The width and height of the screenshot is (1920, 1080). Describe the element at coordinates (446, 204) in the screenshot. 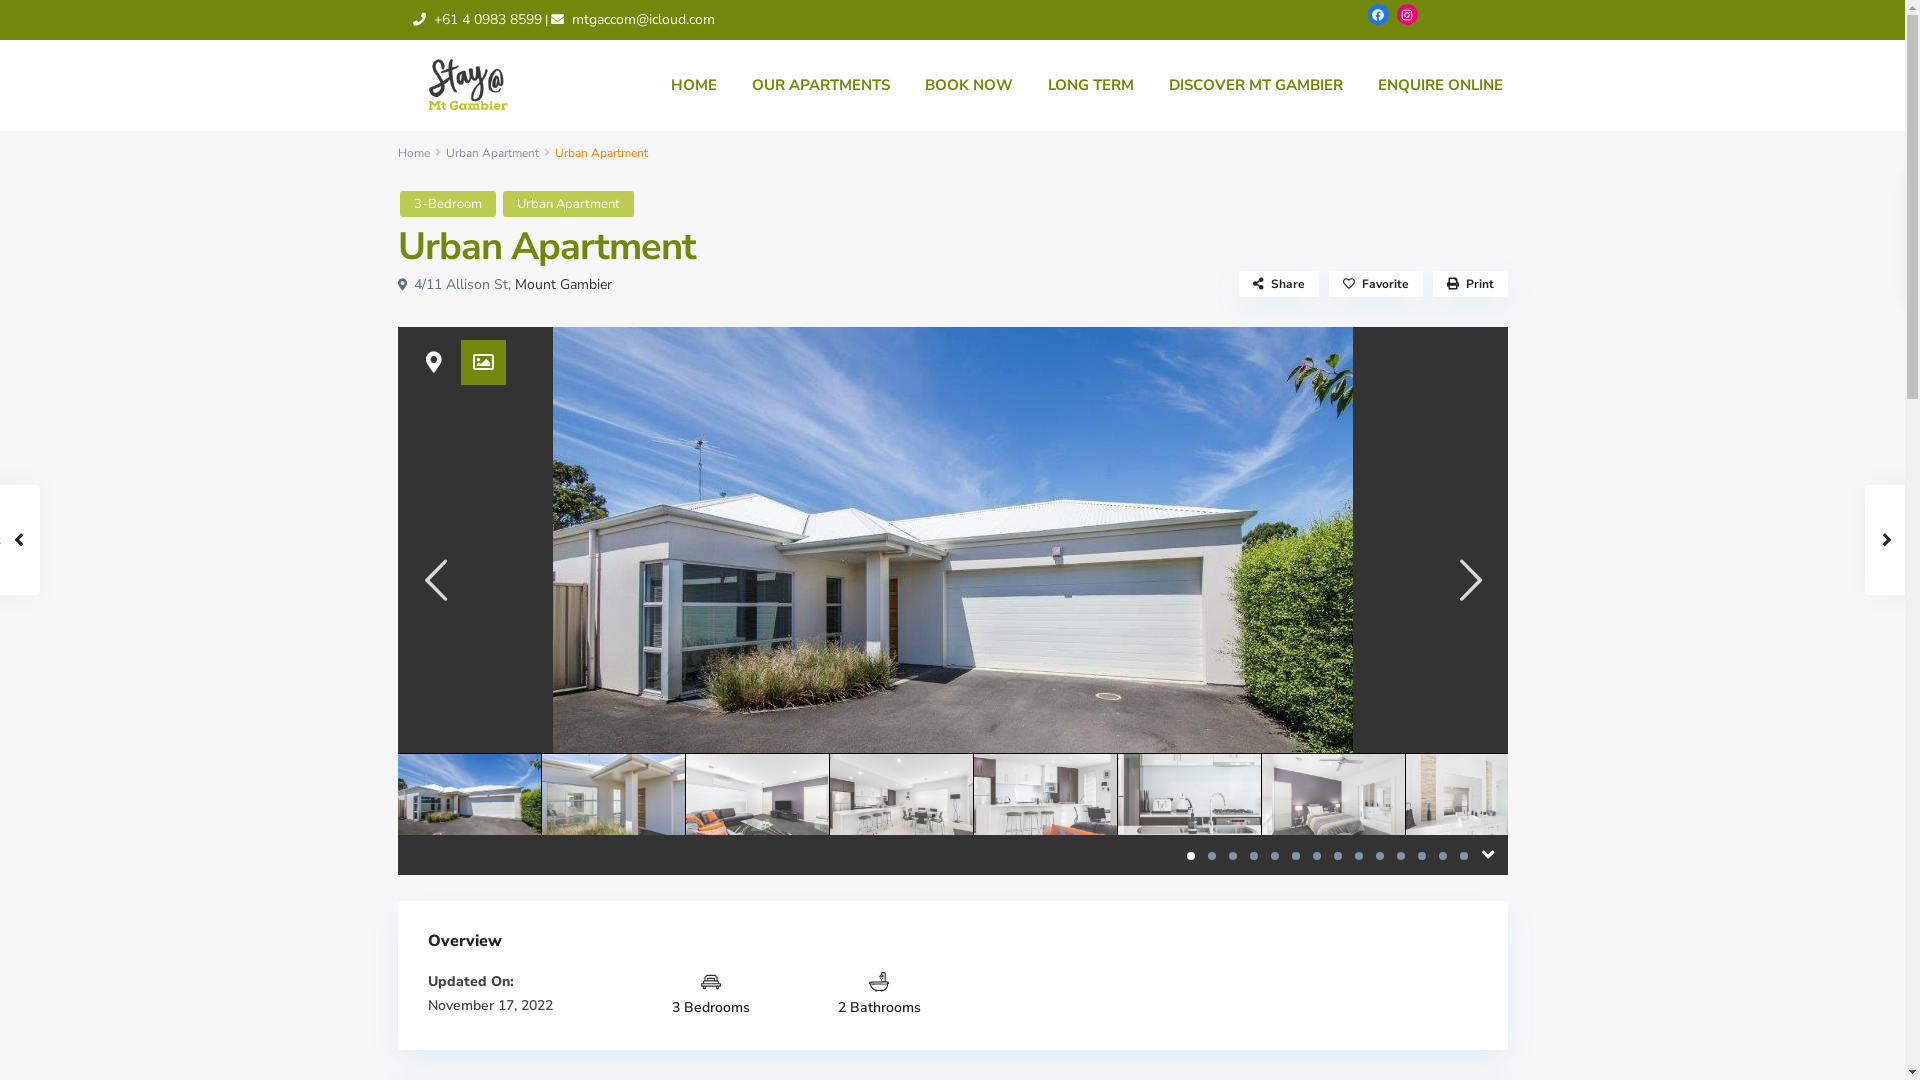

I see `'3-Bedroom'` at that location.